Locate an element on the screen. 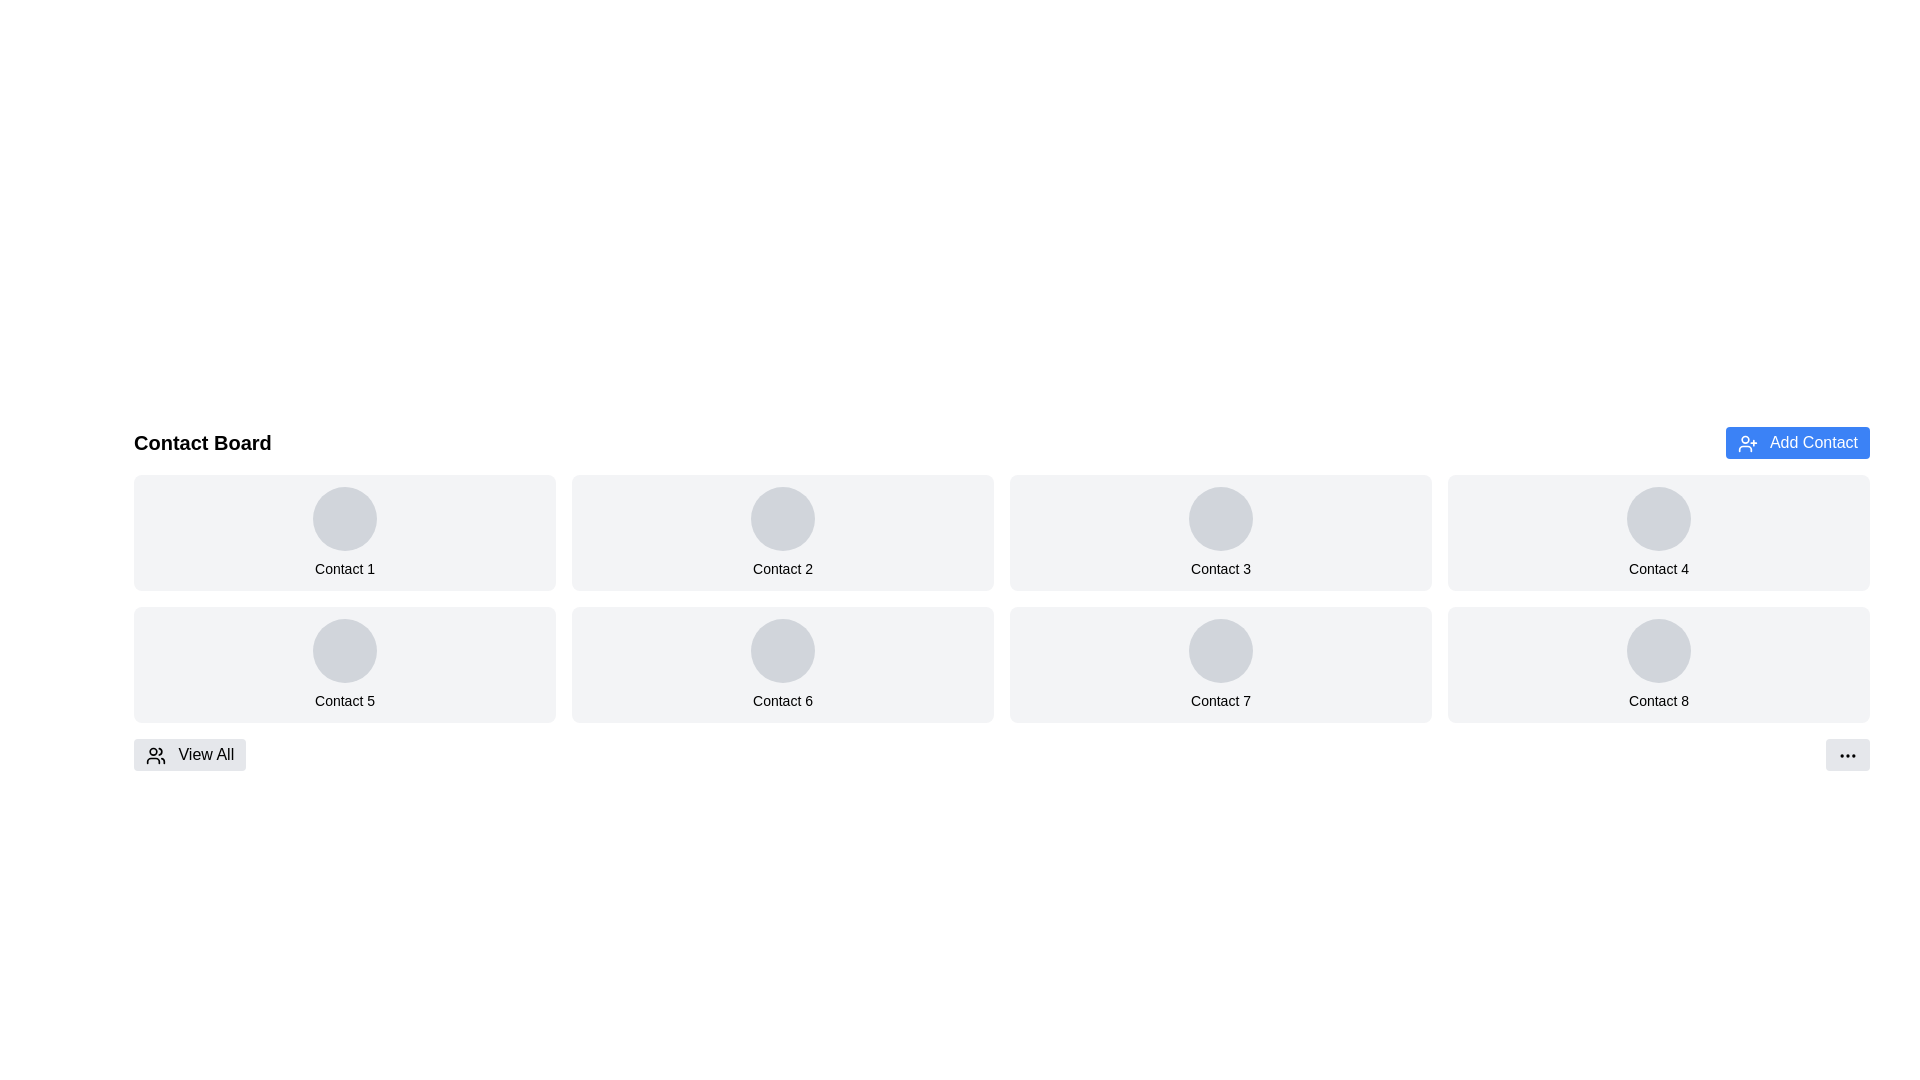 The image size is (1920, 1080). the circular profile-like placeholder with a gray background located in the 'Contact 4' card, which is in the second row and fourth column of the grid is located at coordinates (1659, 518).